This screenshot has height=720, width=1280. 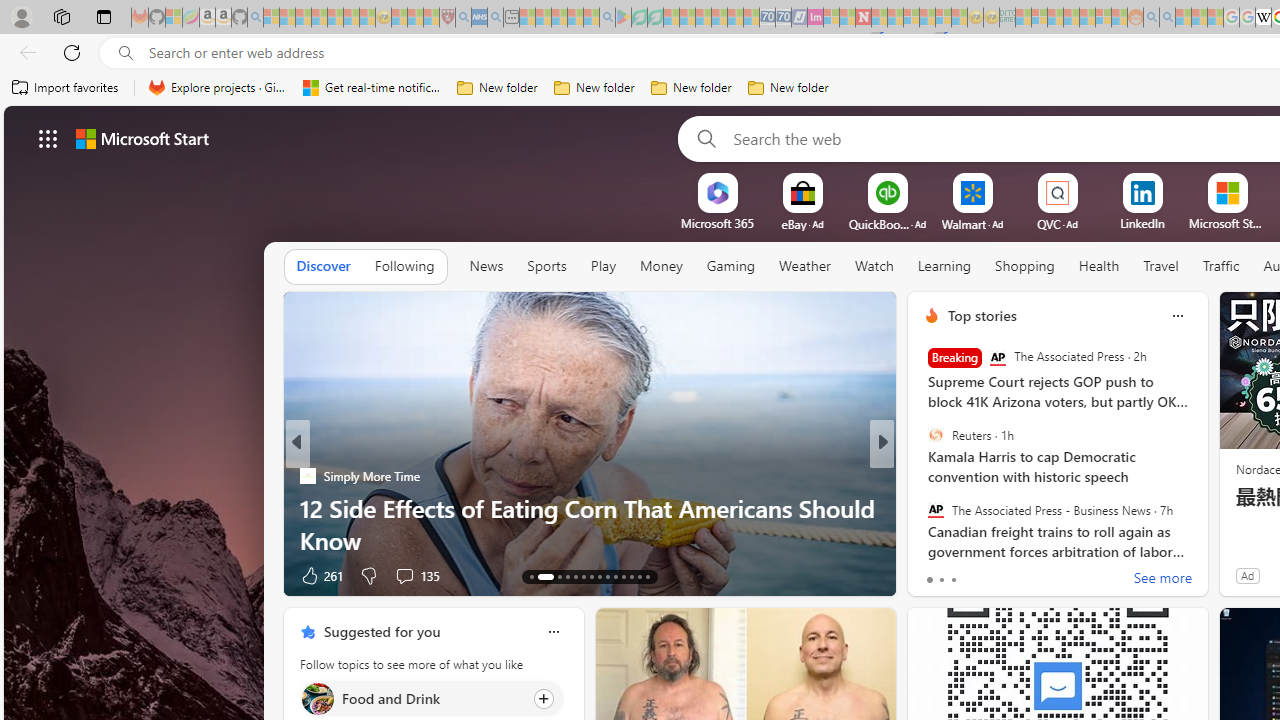 I want to click on 'Following', so click(x=403, y=266).